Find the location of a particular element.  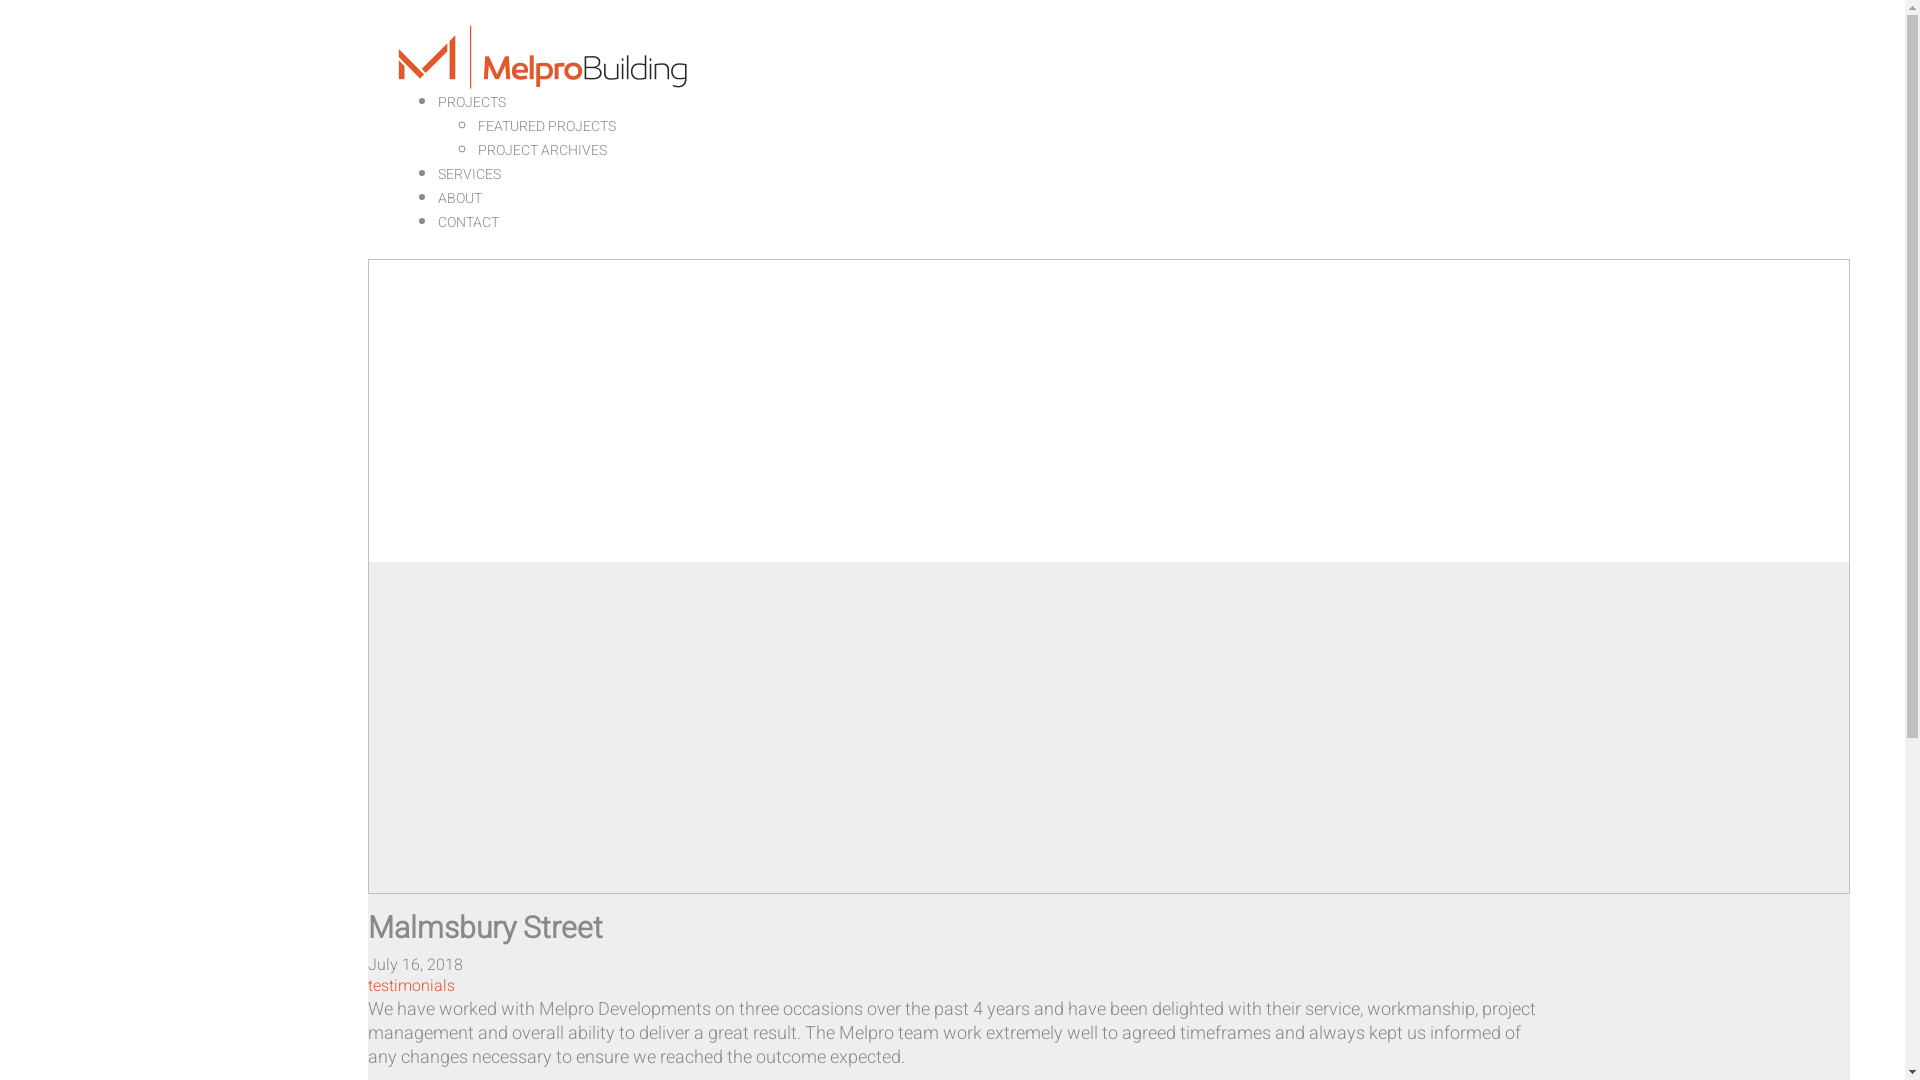

'testimonials' is located at coordinates (410, 985).